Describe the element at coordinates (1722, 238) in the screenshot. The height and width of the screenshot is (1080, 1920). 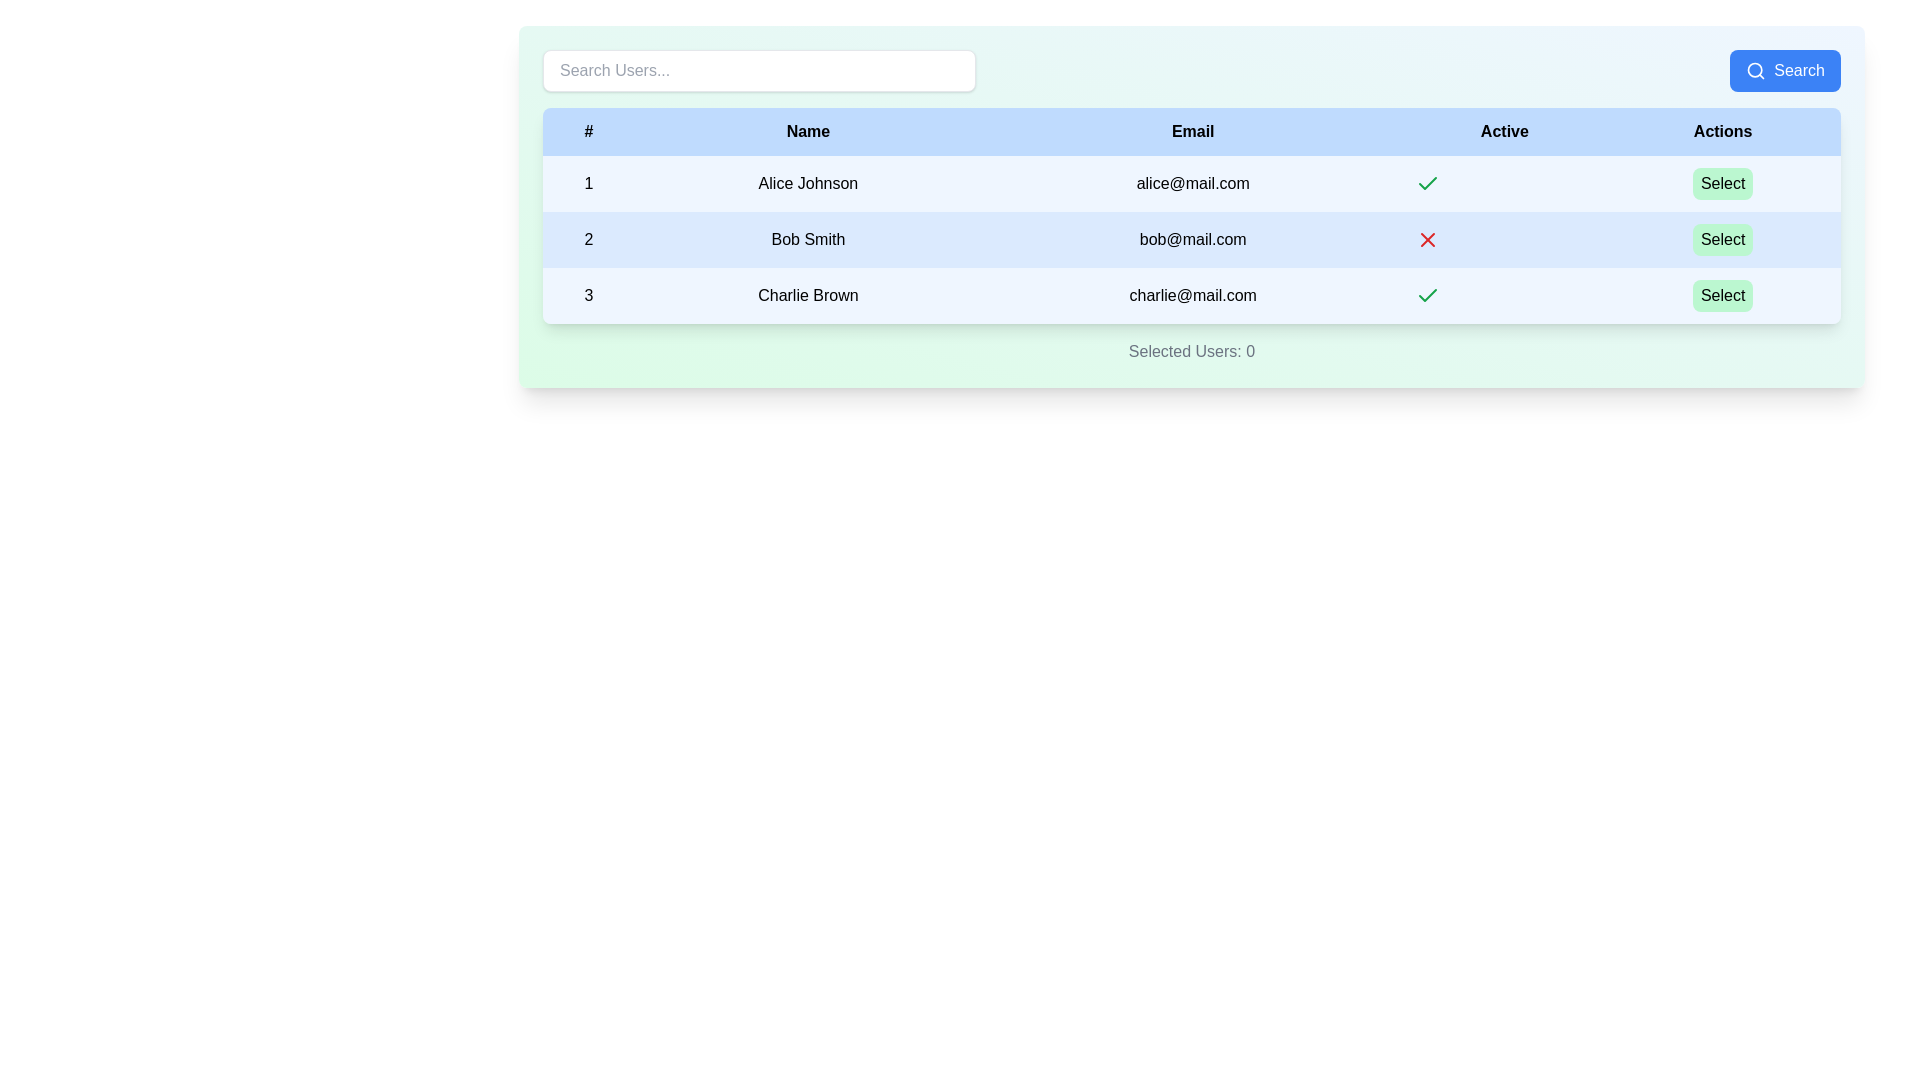
I see `the second 'Select' button located in the 'Actions' column of the table for 'Bob Smith'` at that location.